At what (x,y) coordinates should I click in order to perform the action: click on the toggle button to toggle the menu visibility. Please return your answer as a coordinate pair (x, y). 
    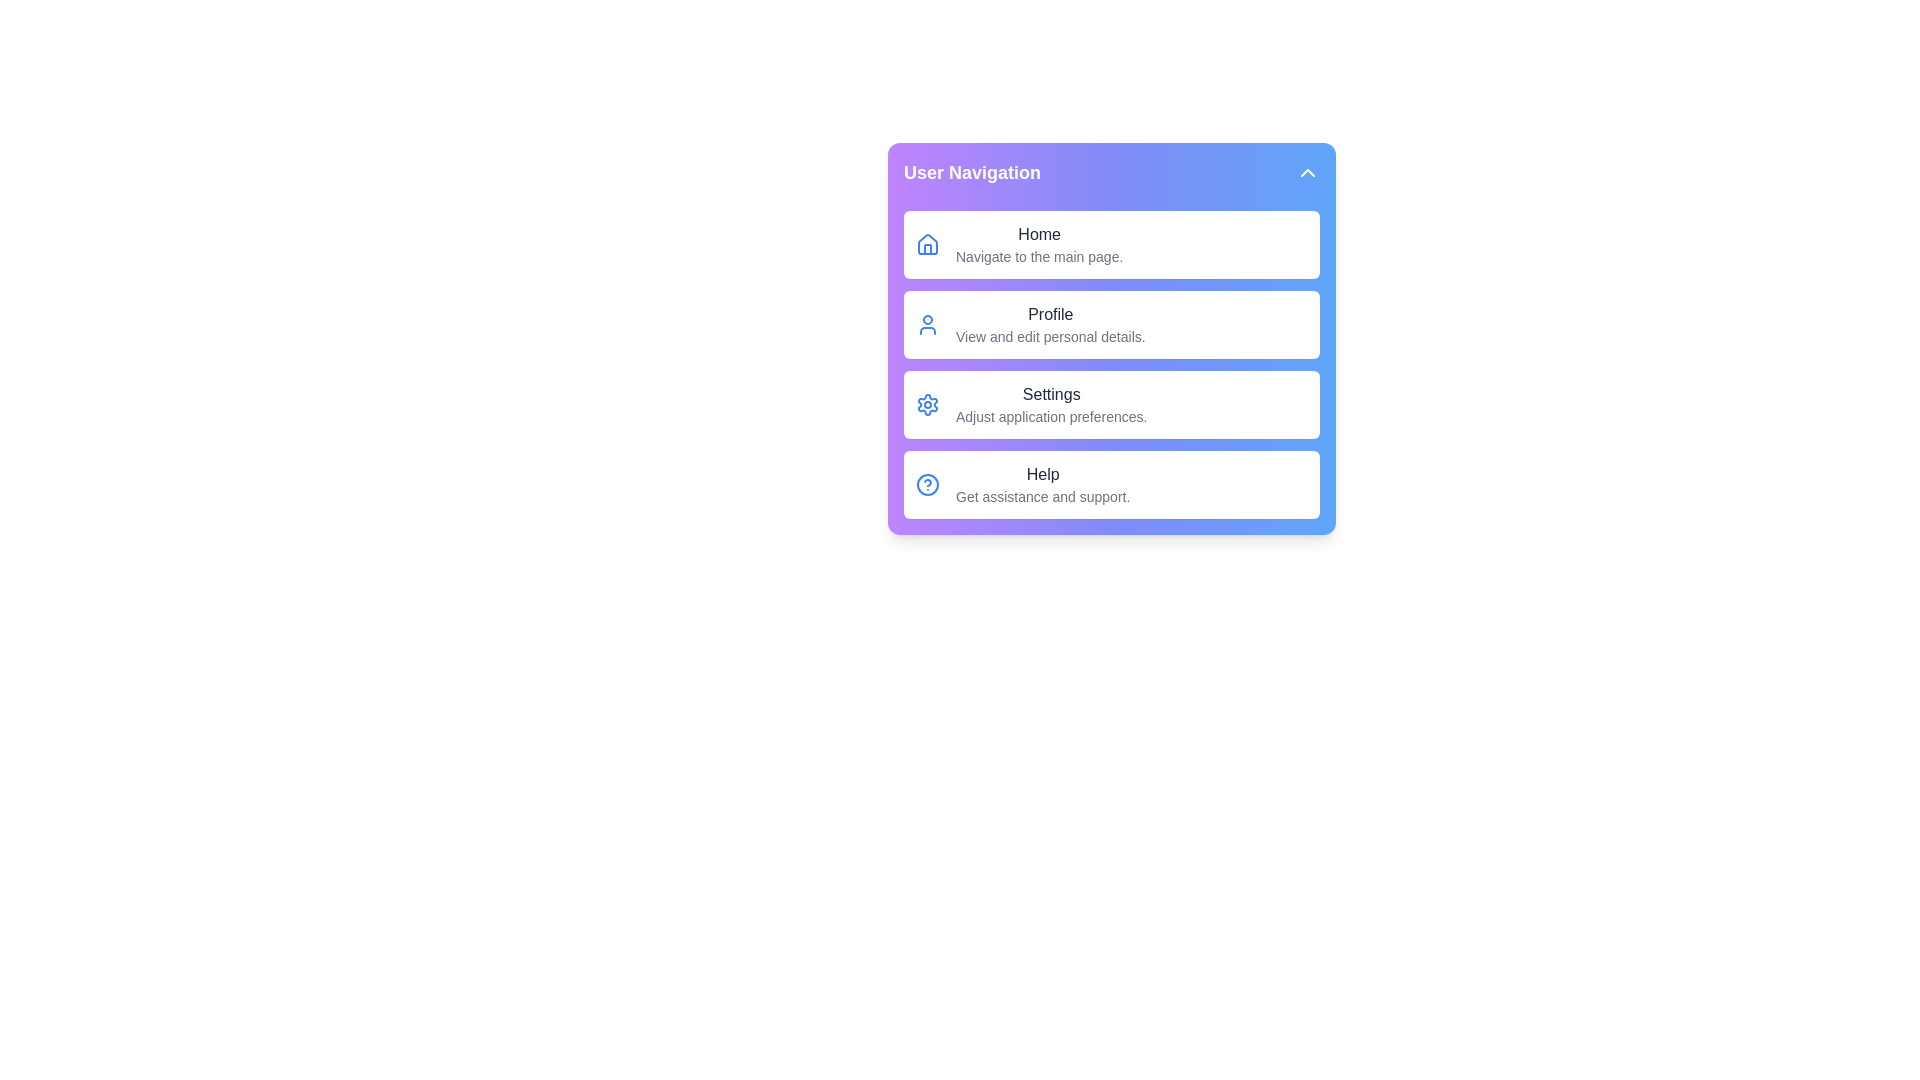
    Looking at the image, I should click on (1308, 172).